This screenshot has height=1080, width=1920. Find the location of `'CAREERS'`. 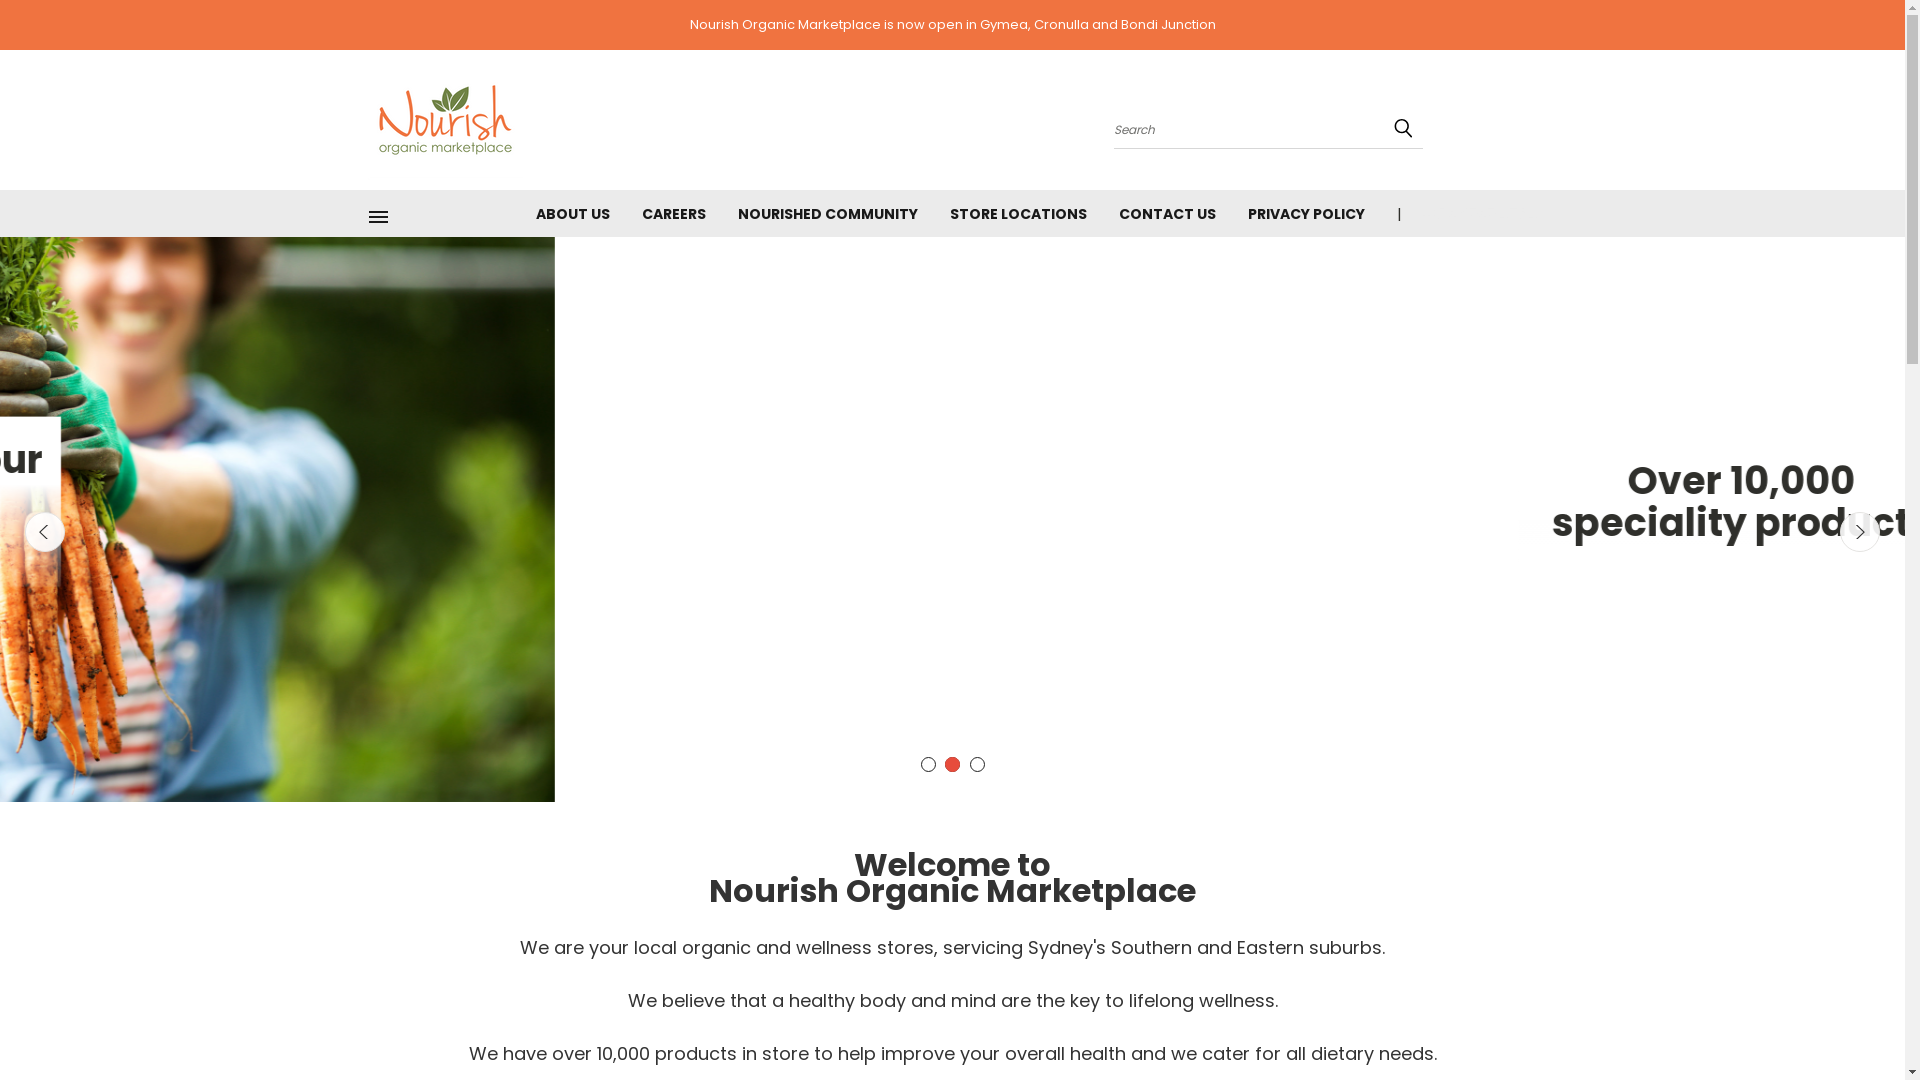

'CAREERS' is located at coordinates (673, 212).